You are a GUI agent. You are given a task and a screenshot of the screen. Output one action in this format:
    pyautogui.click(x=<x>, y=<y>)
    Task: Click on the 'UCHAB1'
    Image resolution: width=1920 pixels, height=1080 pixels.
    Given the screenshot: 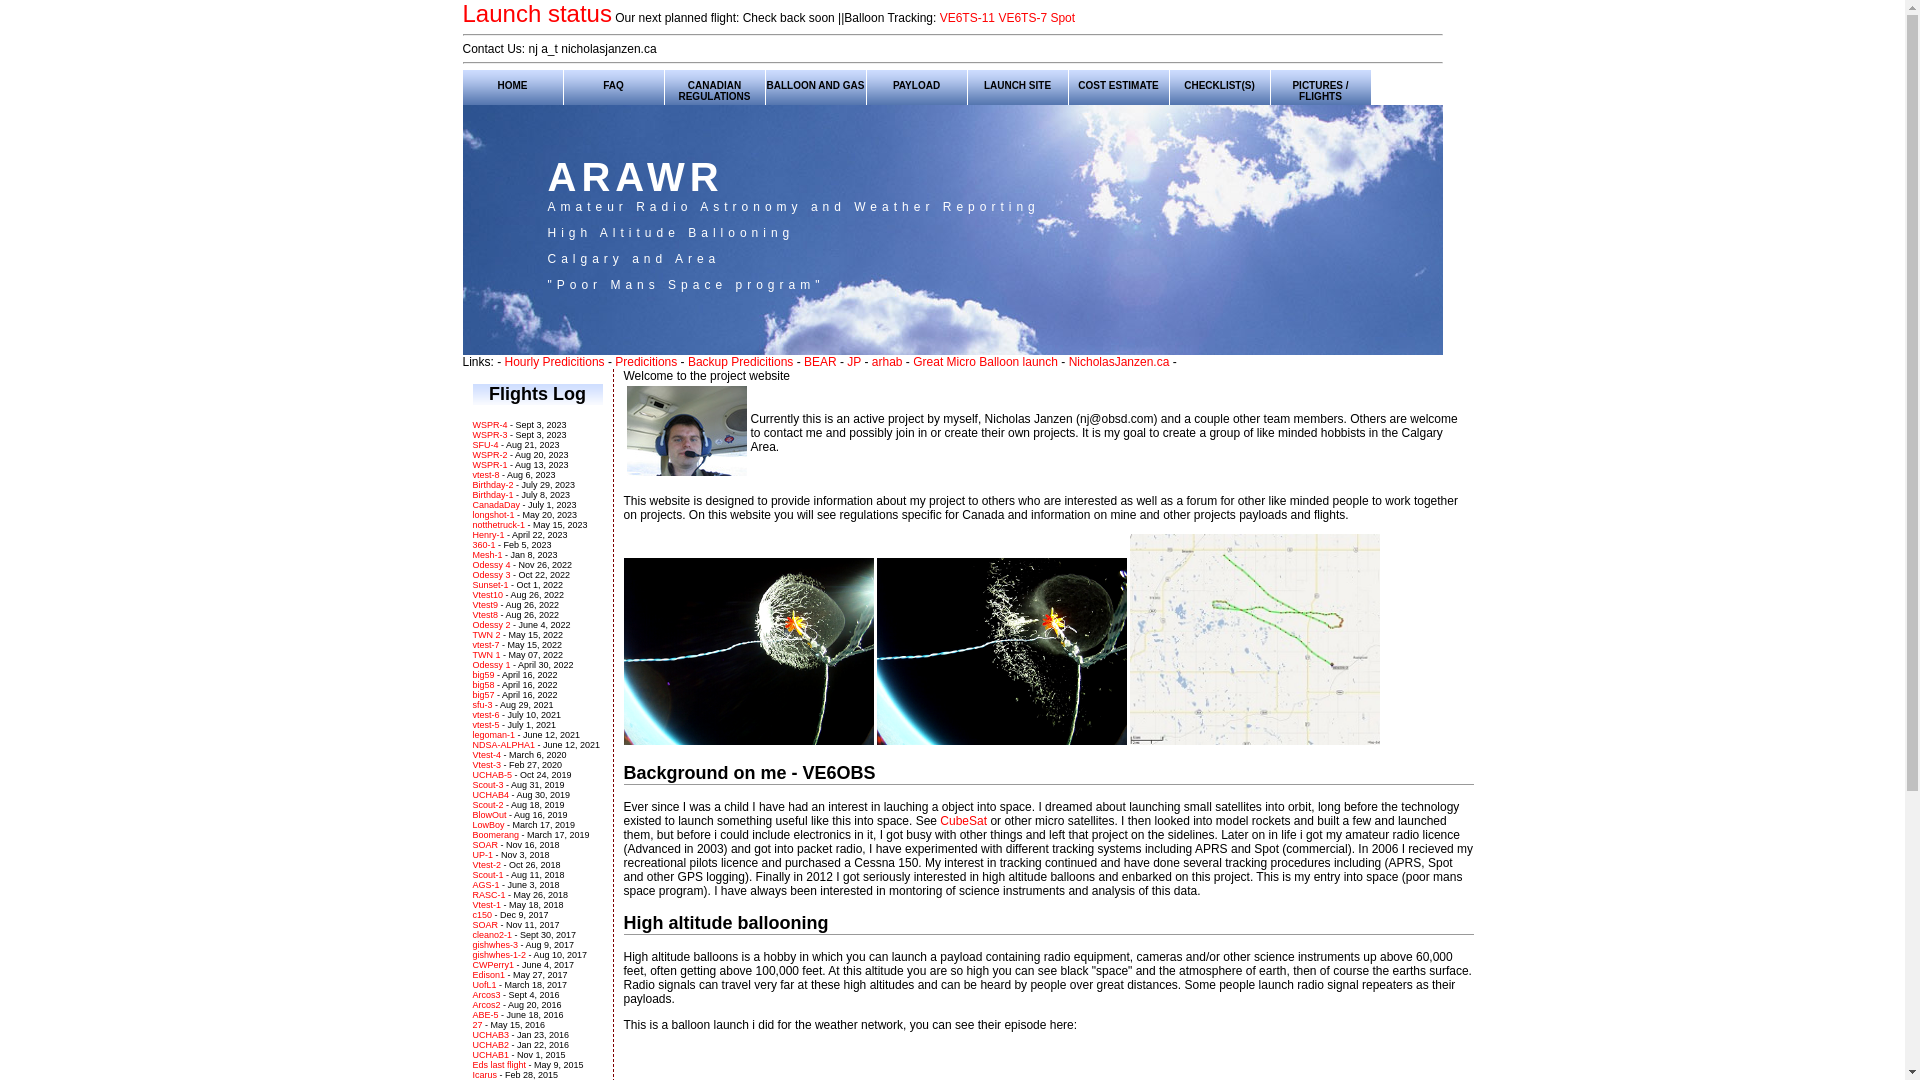 What is the action you would take?
    pyautogui.click(x=491, y=1054)
    